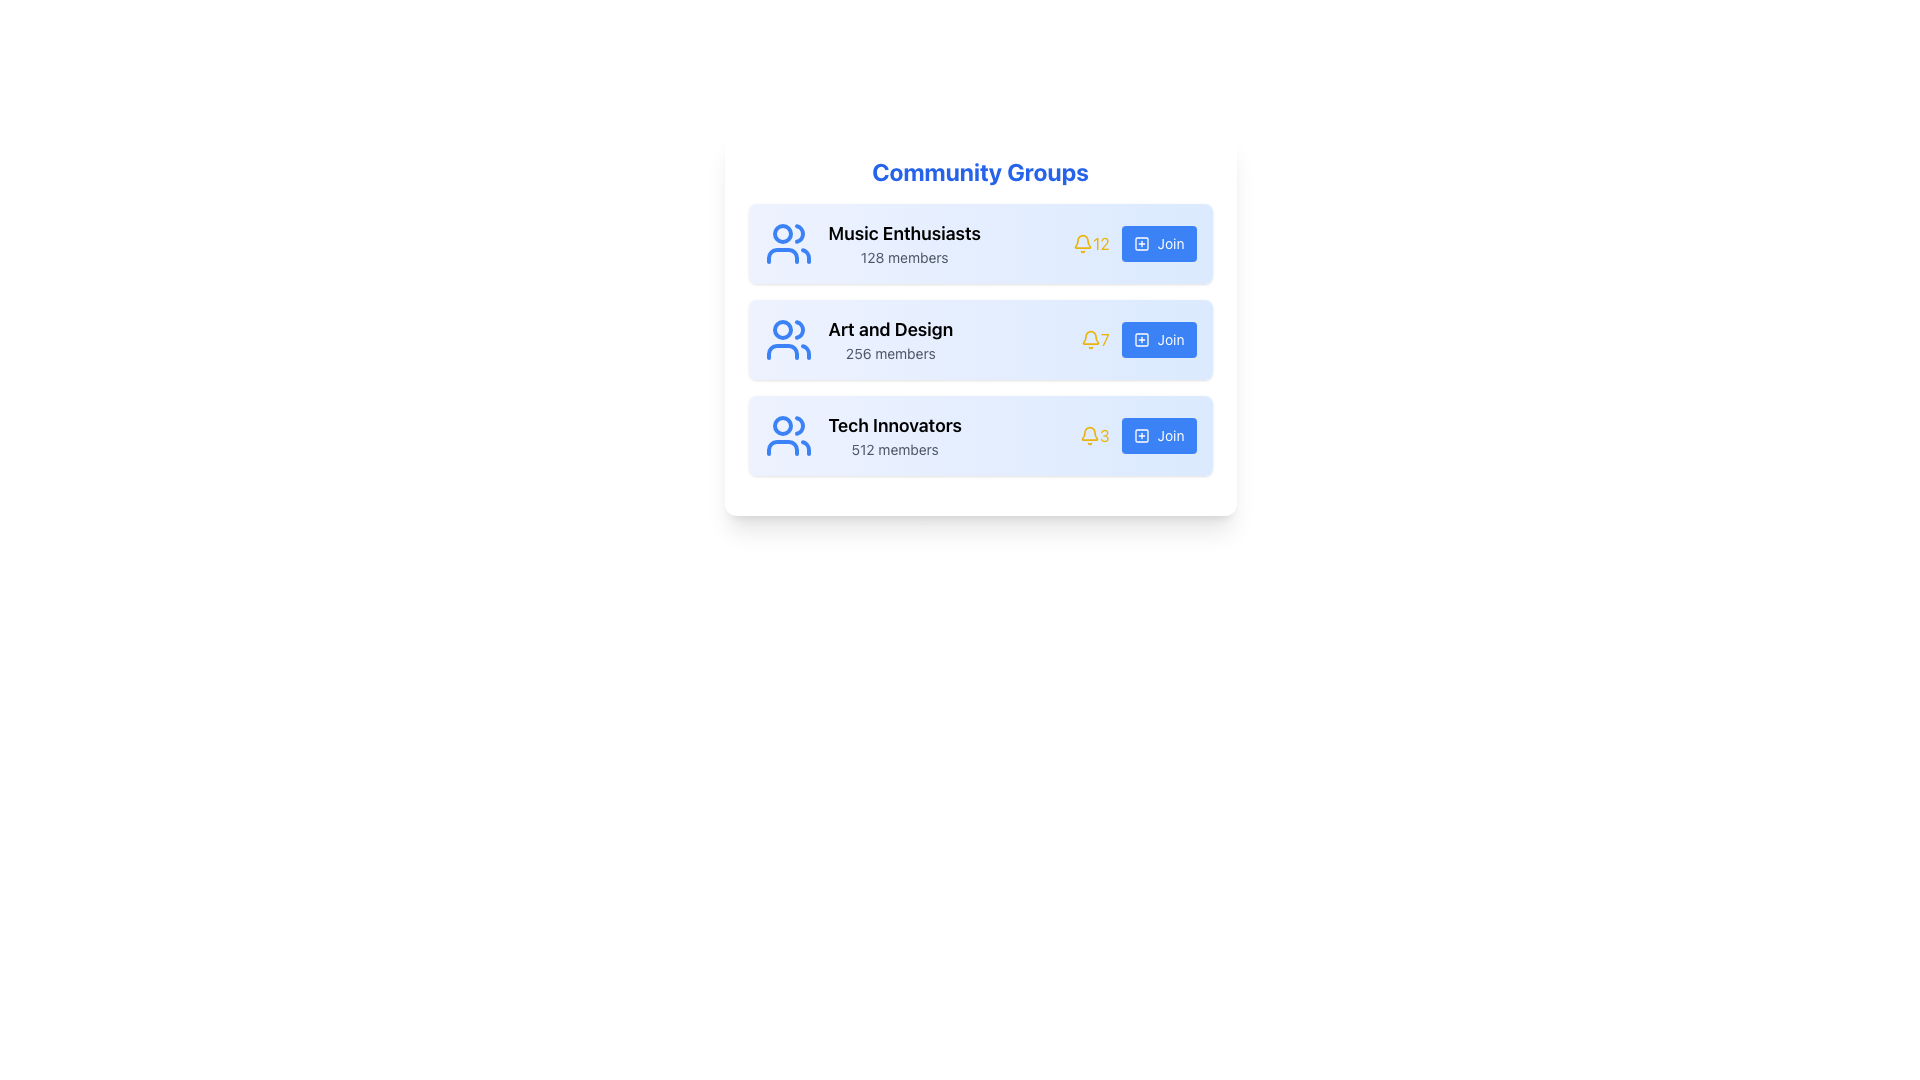 This screenshot has width=1920, height=1080. I want to click on the Square icon with a rounded rectangle shape that serves as an indicator for joining the 'Music Enthusiasts' group, located adjacent to the 'Join' button, so click(1141, 242).